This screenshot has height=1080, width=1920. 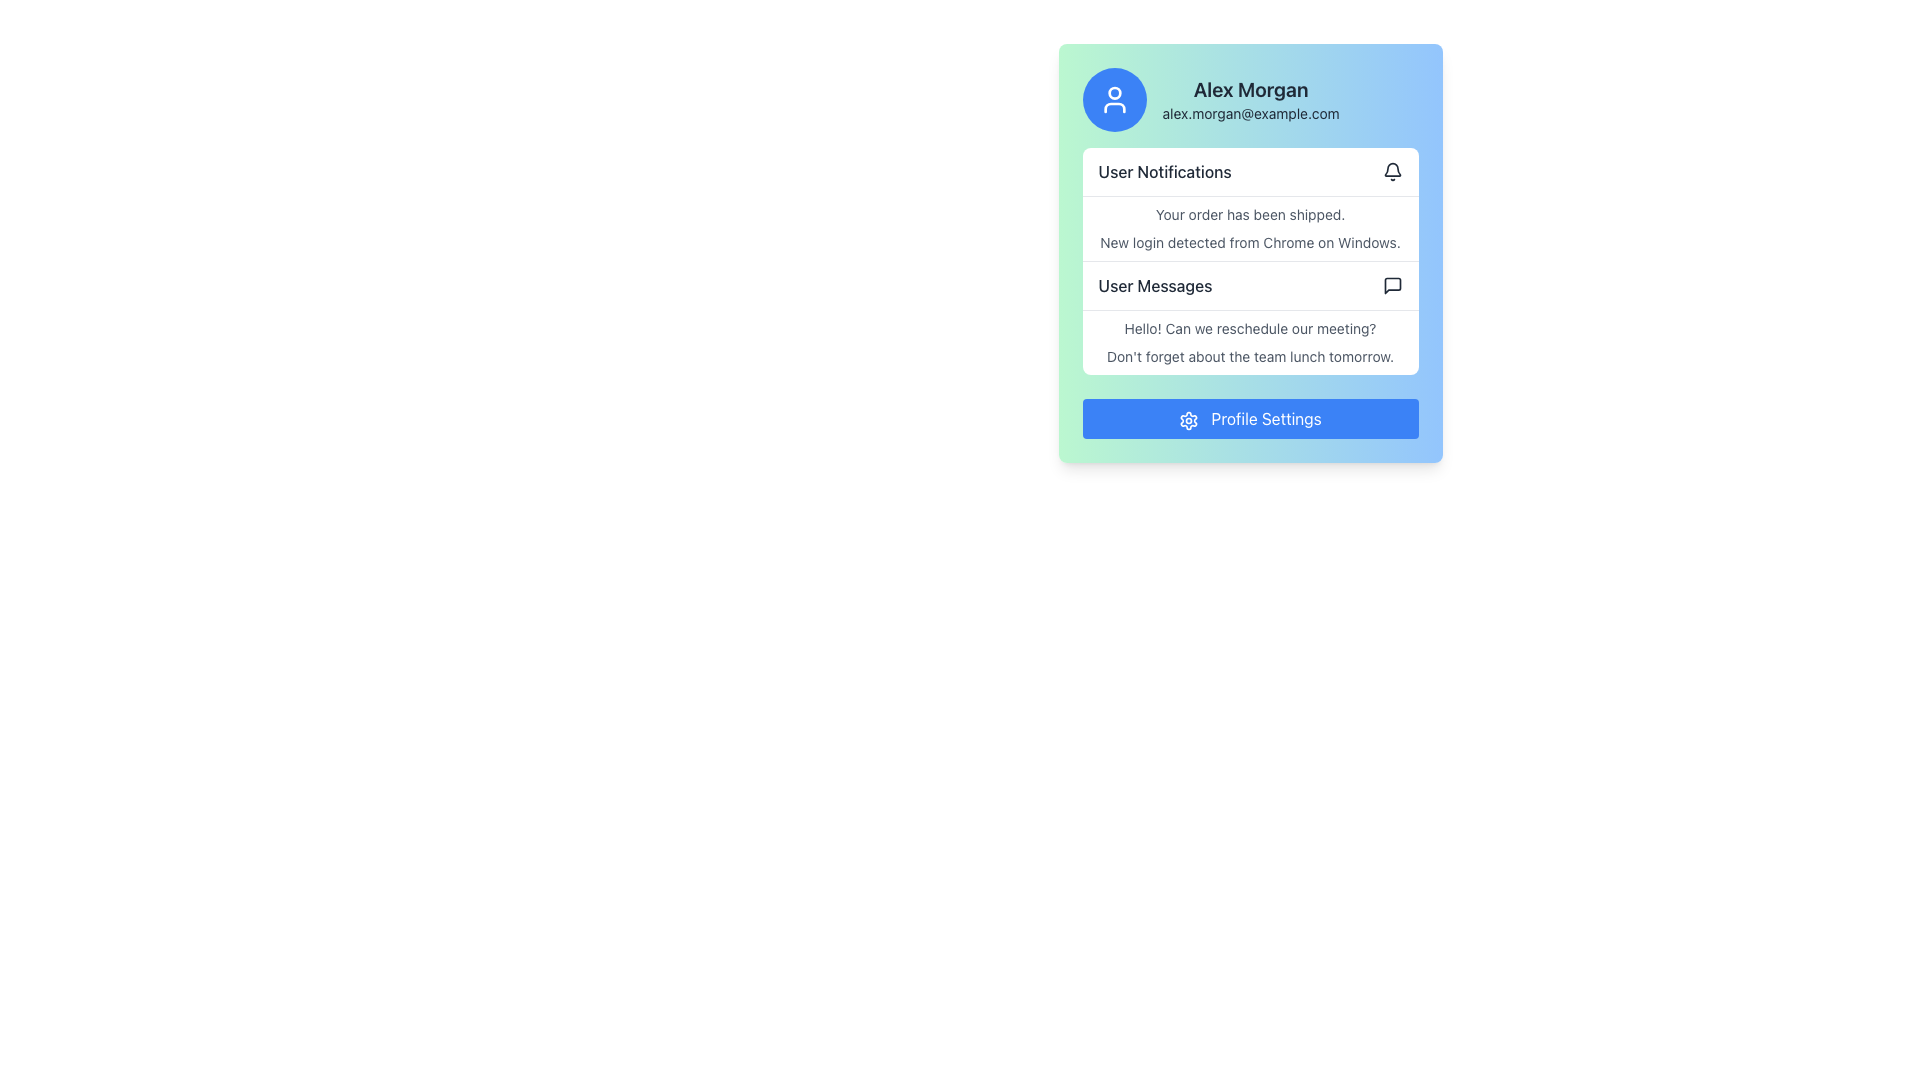 I want to click on the settings cogwheel icon located at the top right of the panel, next to the 'User Notifications' heading, so click(x=1189, y=419).